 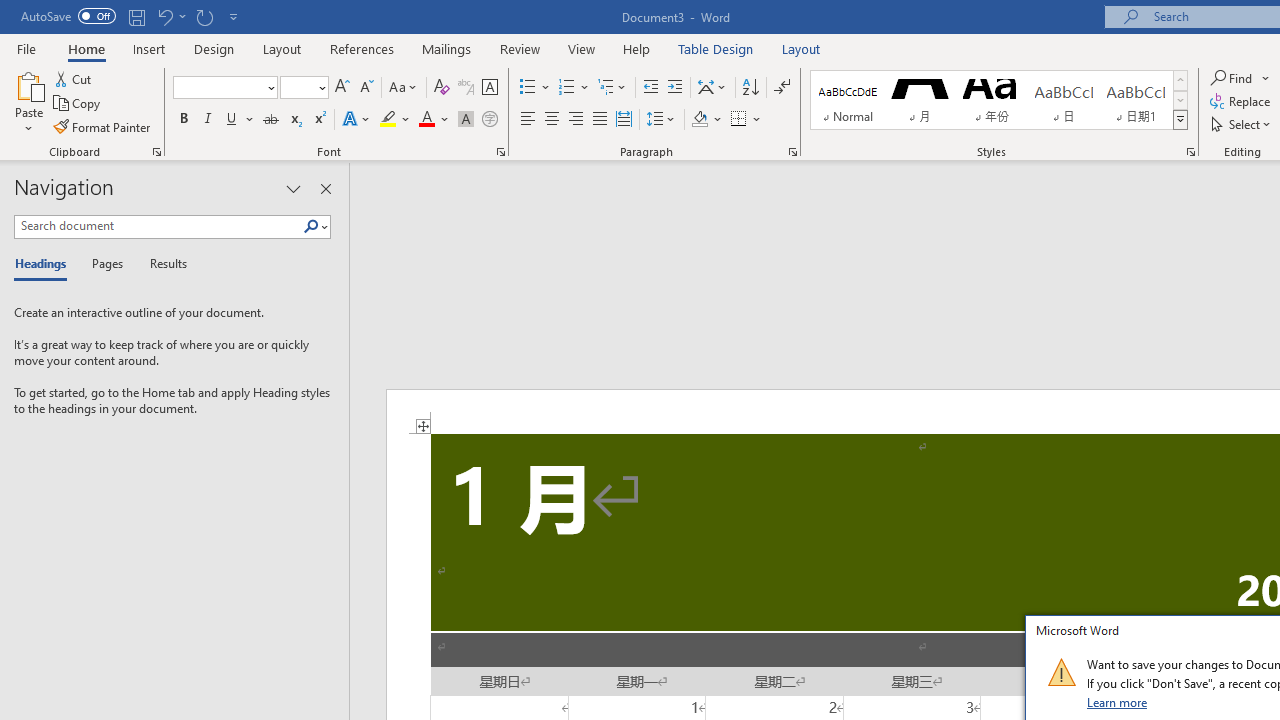 What do you see at coordinates (598, 119) in the screenshot?
I see `'Justify'` at bounding box center [598, 119].